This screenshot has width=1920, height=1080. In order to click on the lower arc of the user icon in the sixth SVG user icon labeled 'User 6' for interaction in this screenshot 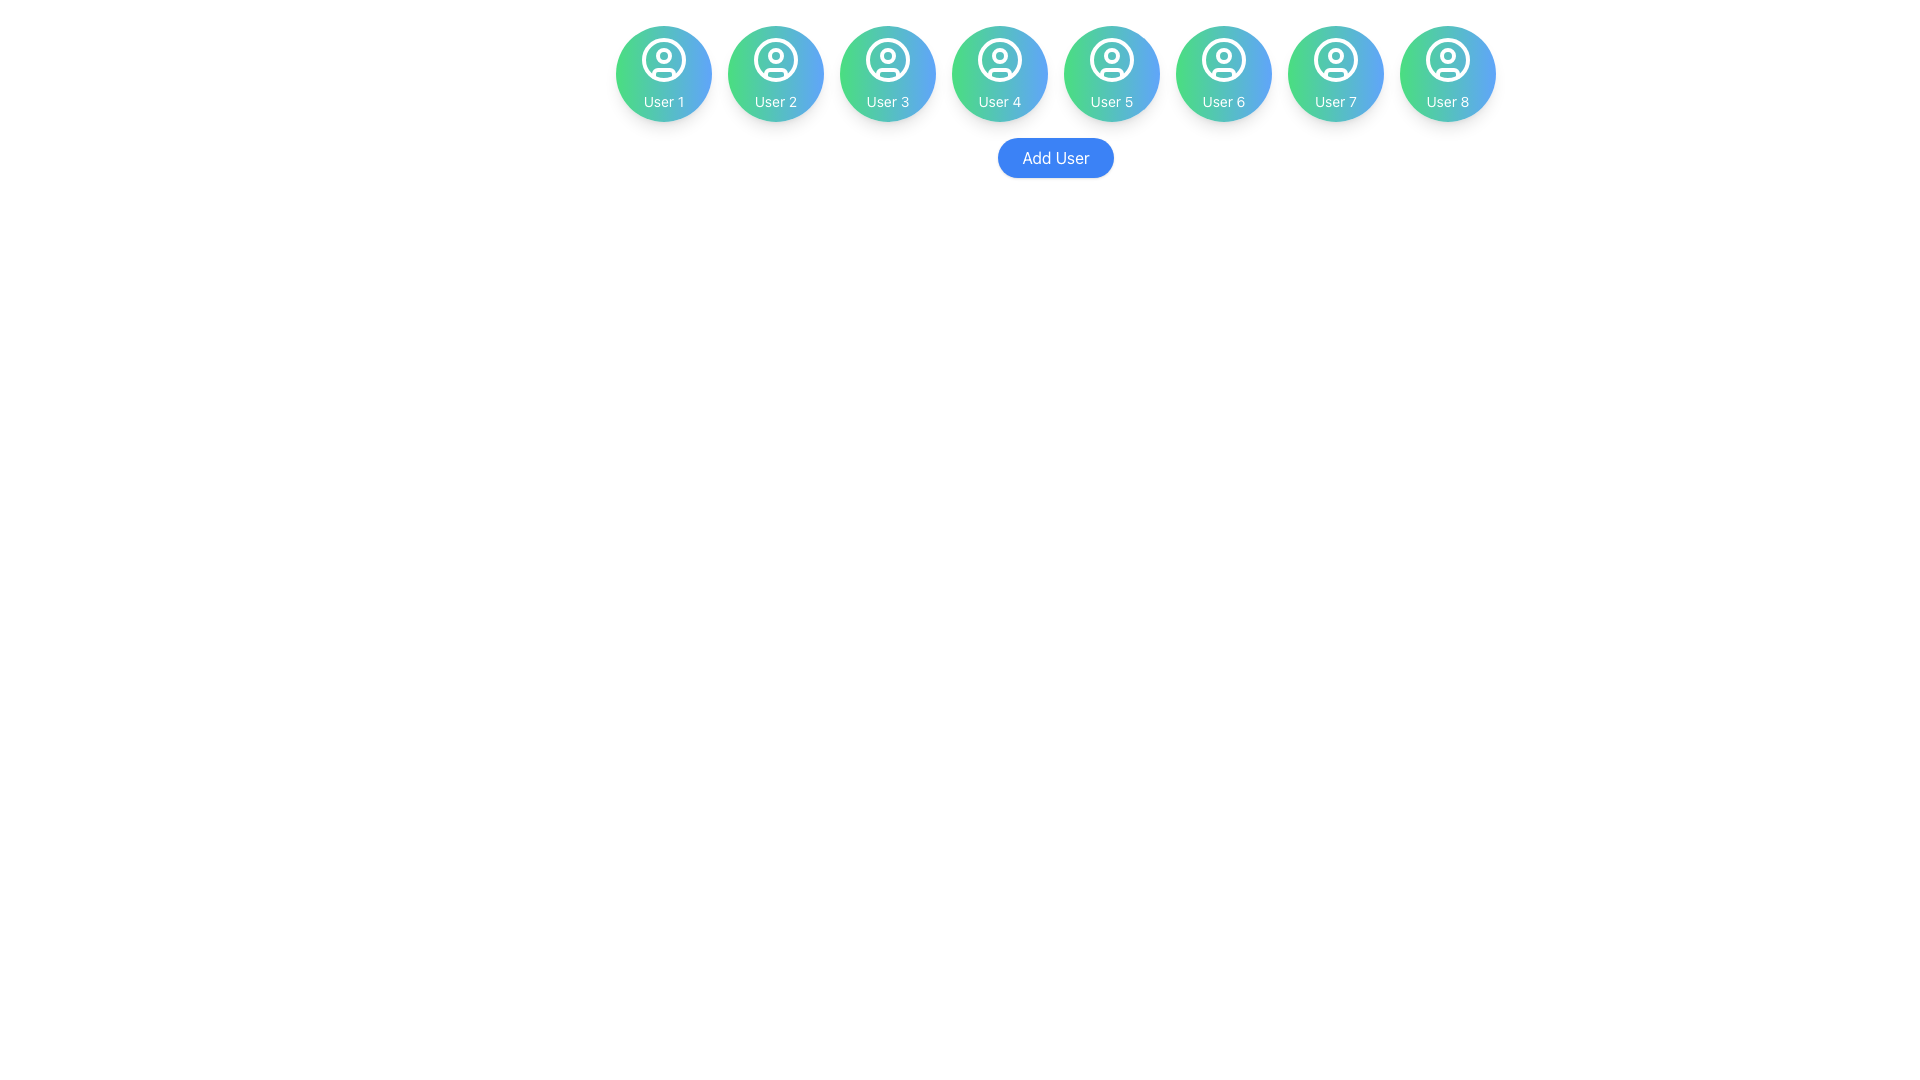, I will do `click(1223, 72)`.